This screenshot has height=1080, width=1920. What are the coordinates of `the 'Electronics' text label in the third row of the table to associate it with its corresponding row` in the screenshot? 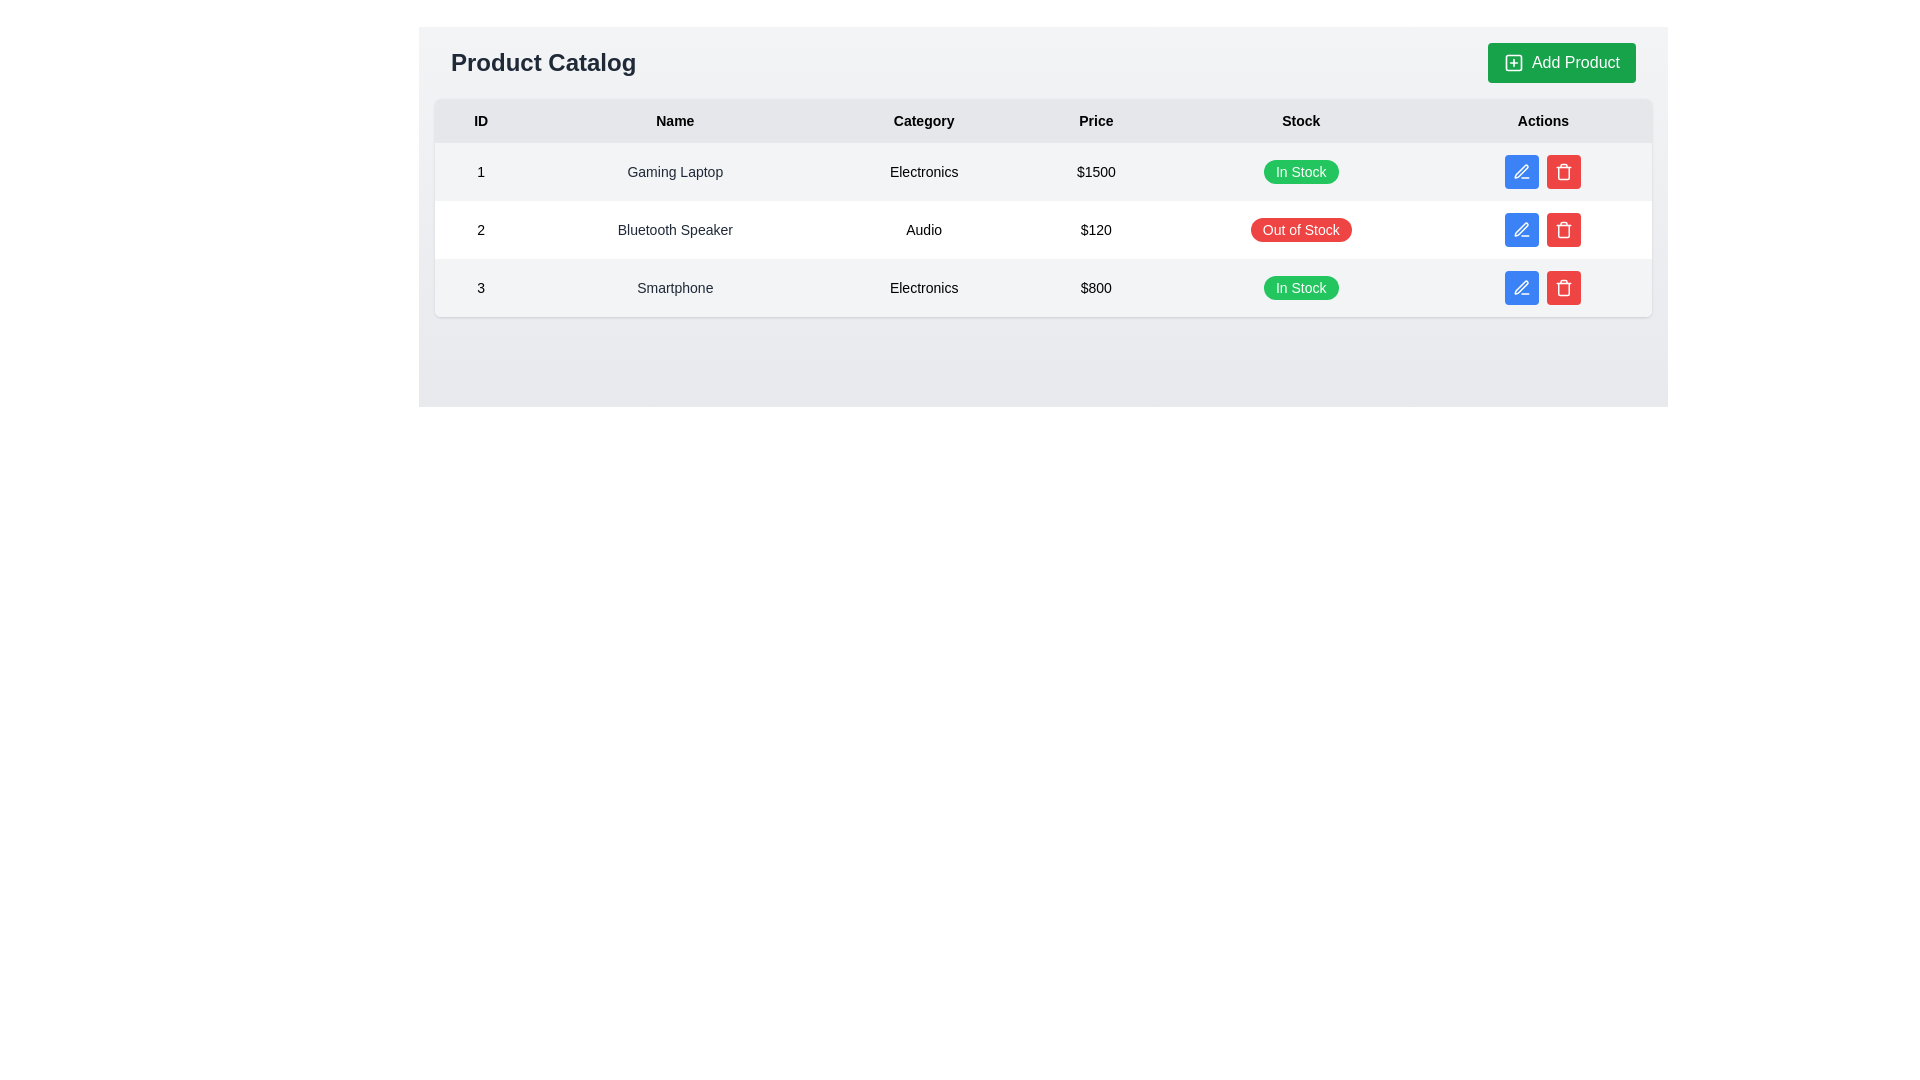 It's located at (923, 288).